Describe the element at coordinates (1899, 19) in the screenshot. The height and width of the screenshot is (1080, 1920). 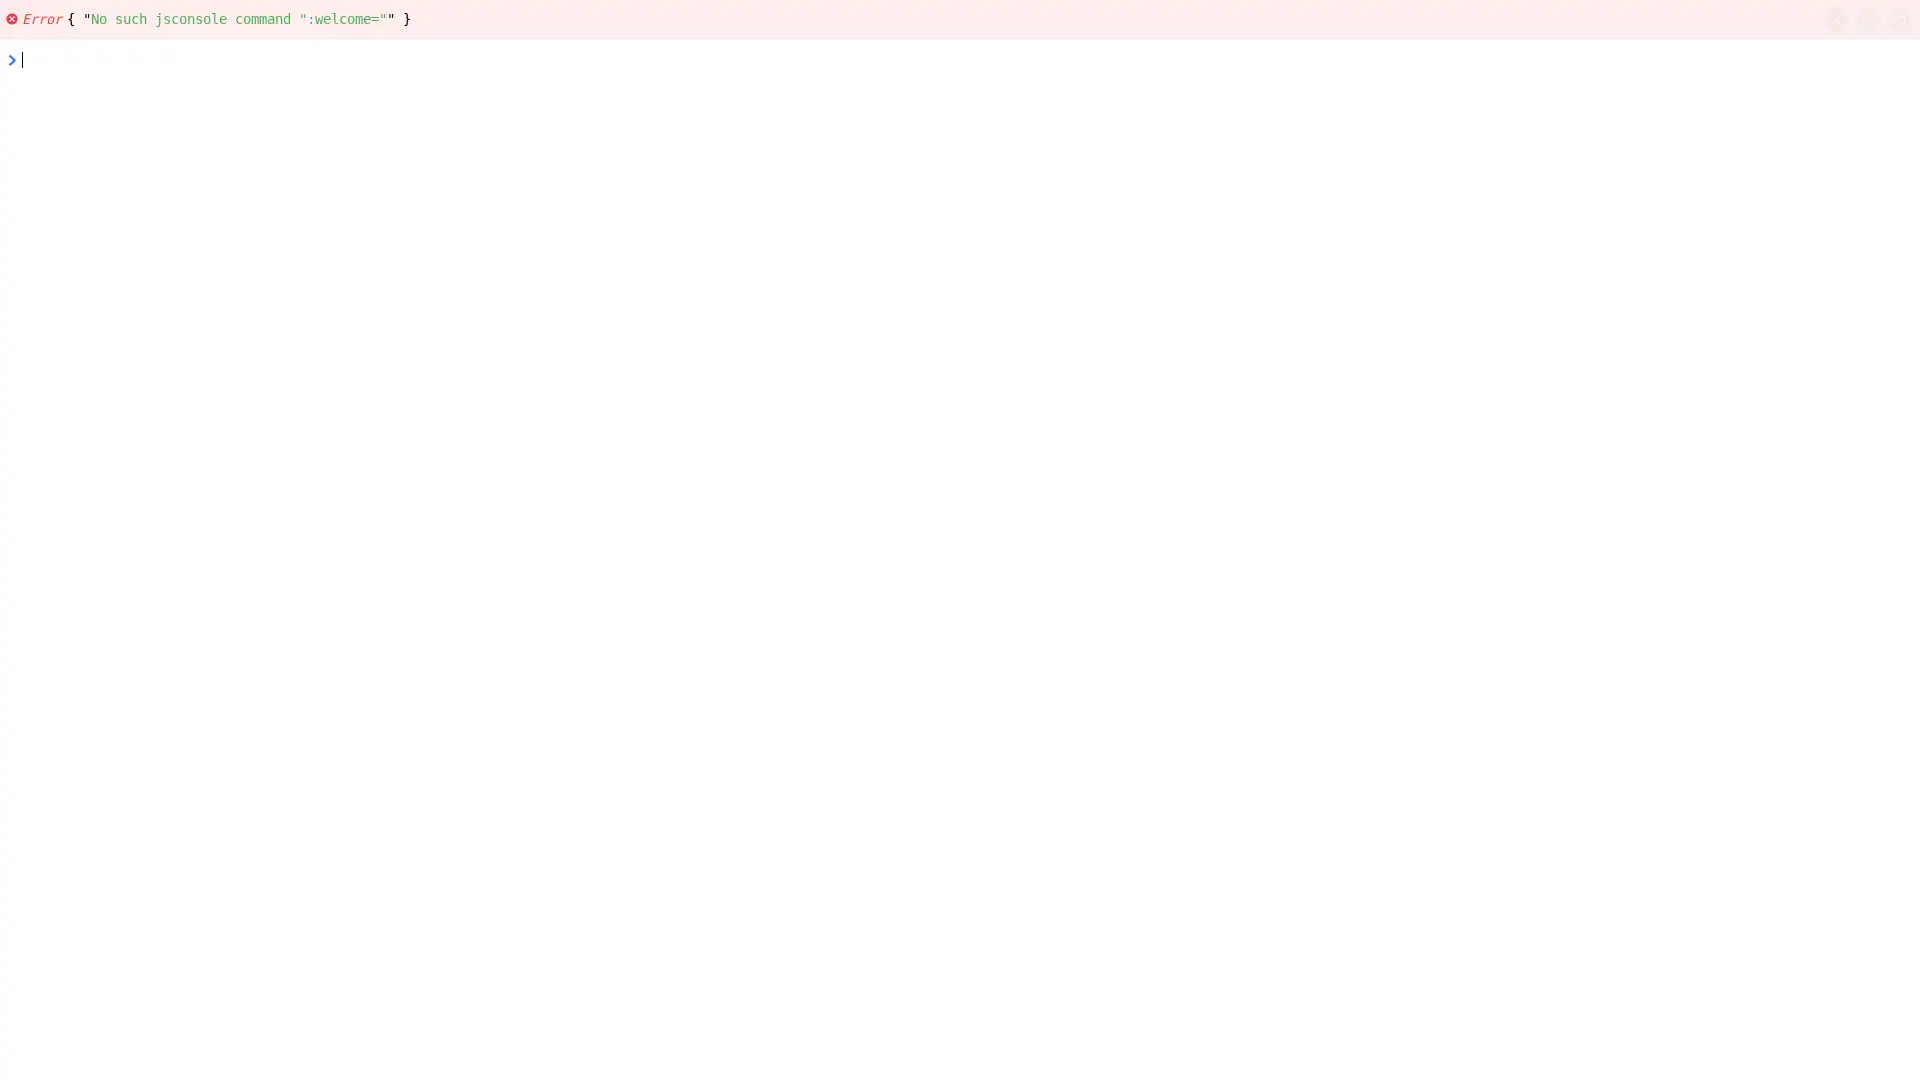
I see `copy` at that location.